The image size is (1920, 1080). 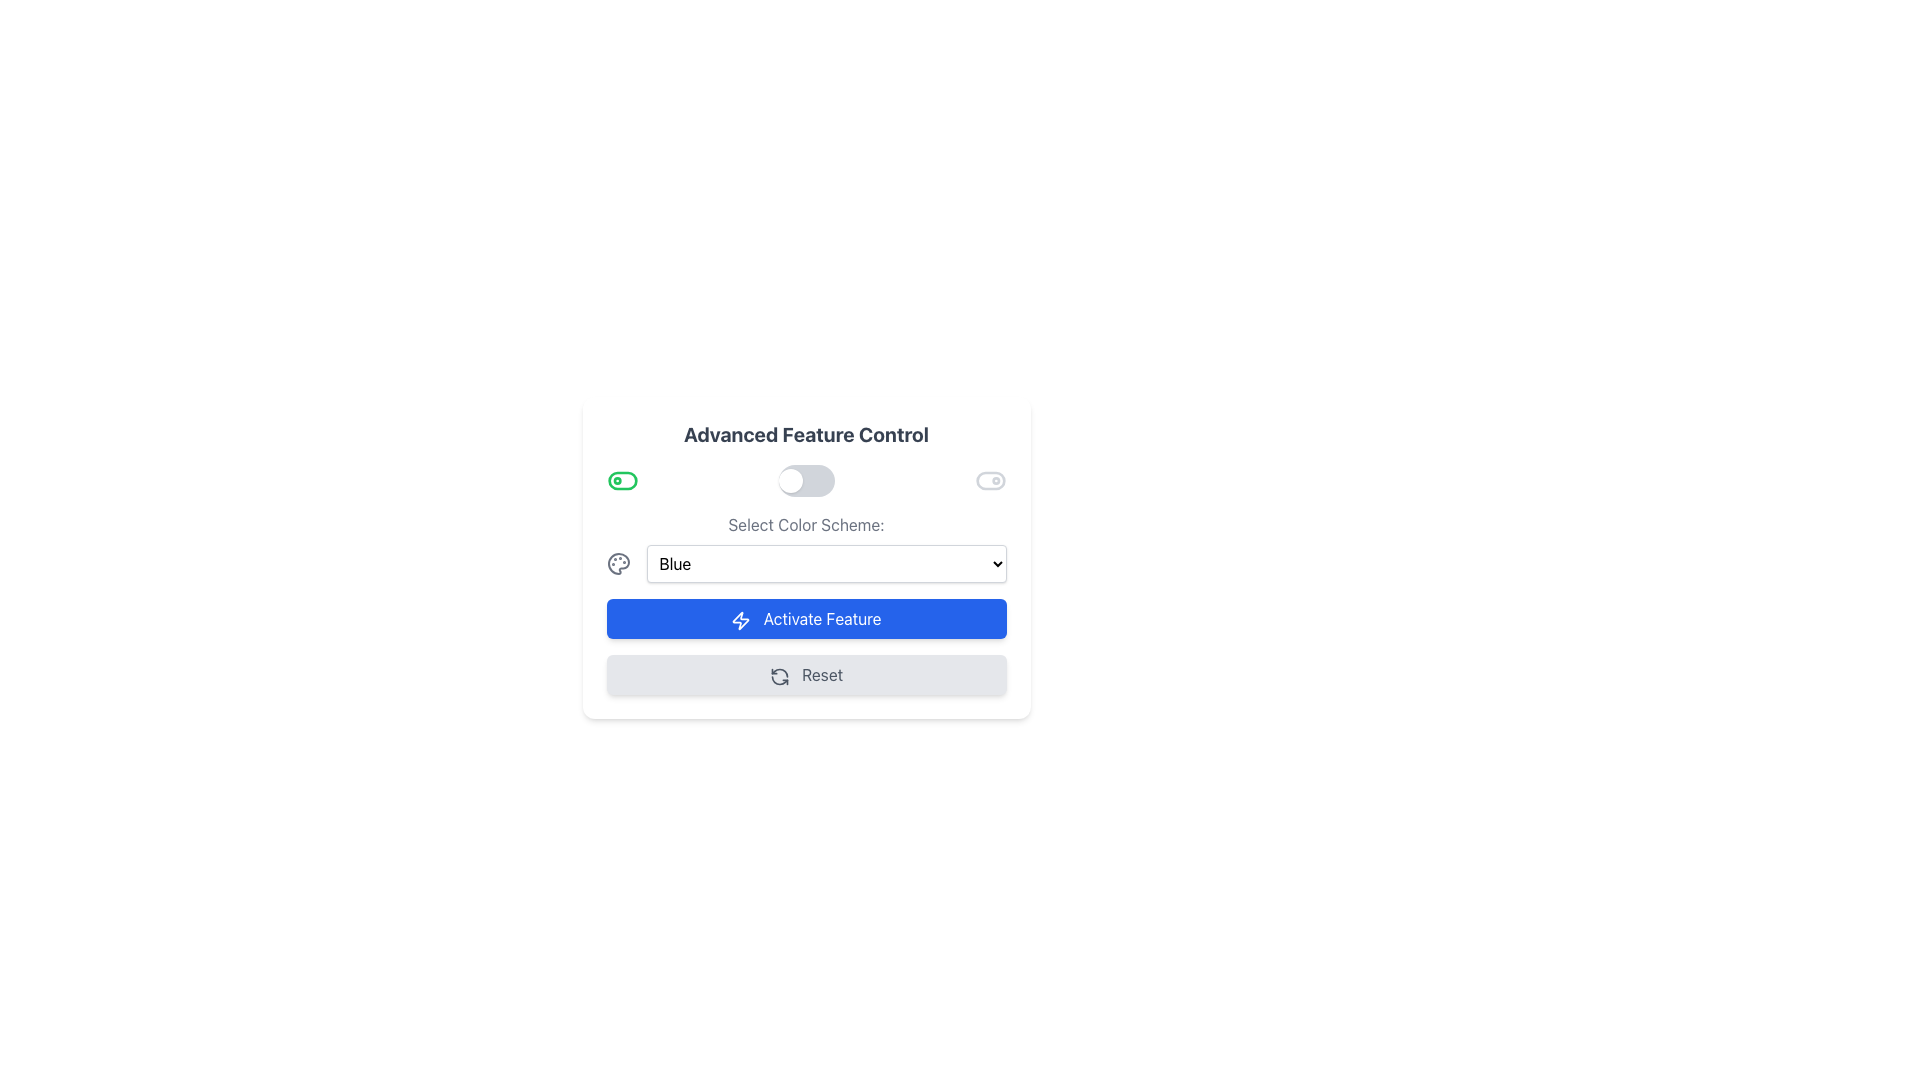 What do you see at coordinates (740, 619) in the screenshot?
I see `the lightning bolt icon, which is located` at bounding box center [740, 619].